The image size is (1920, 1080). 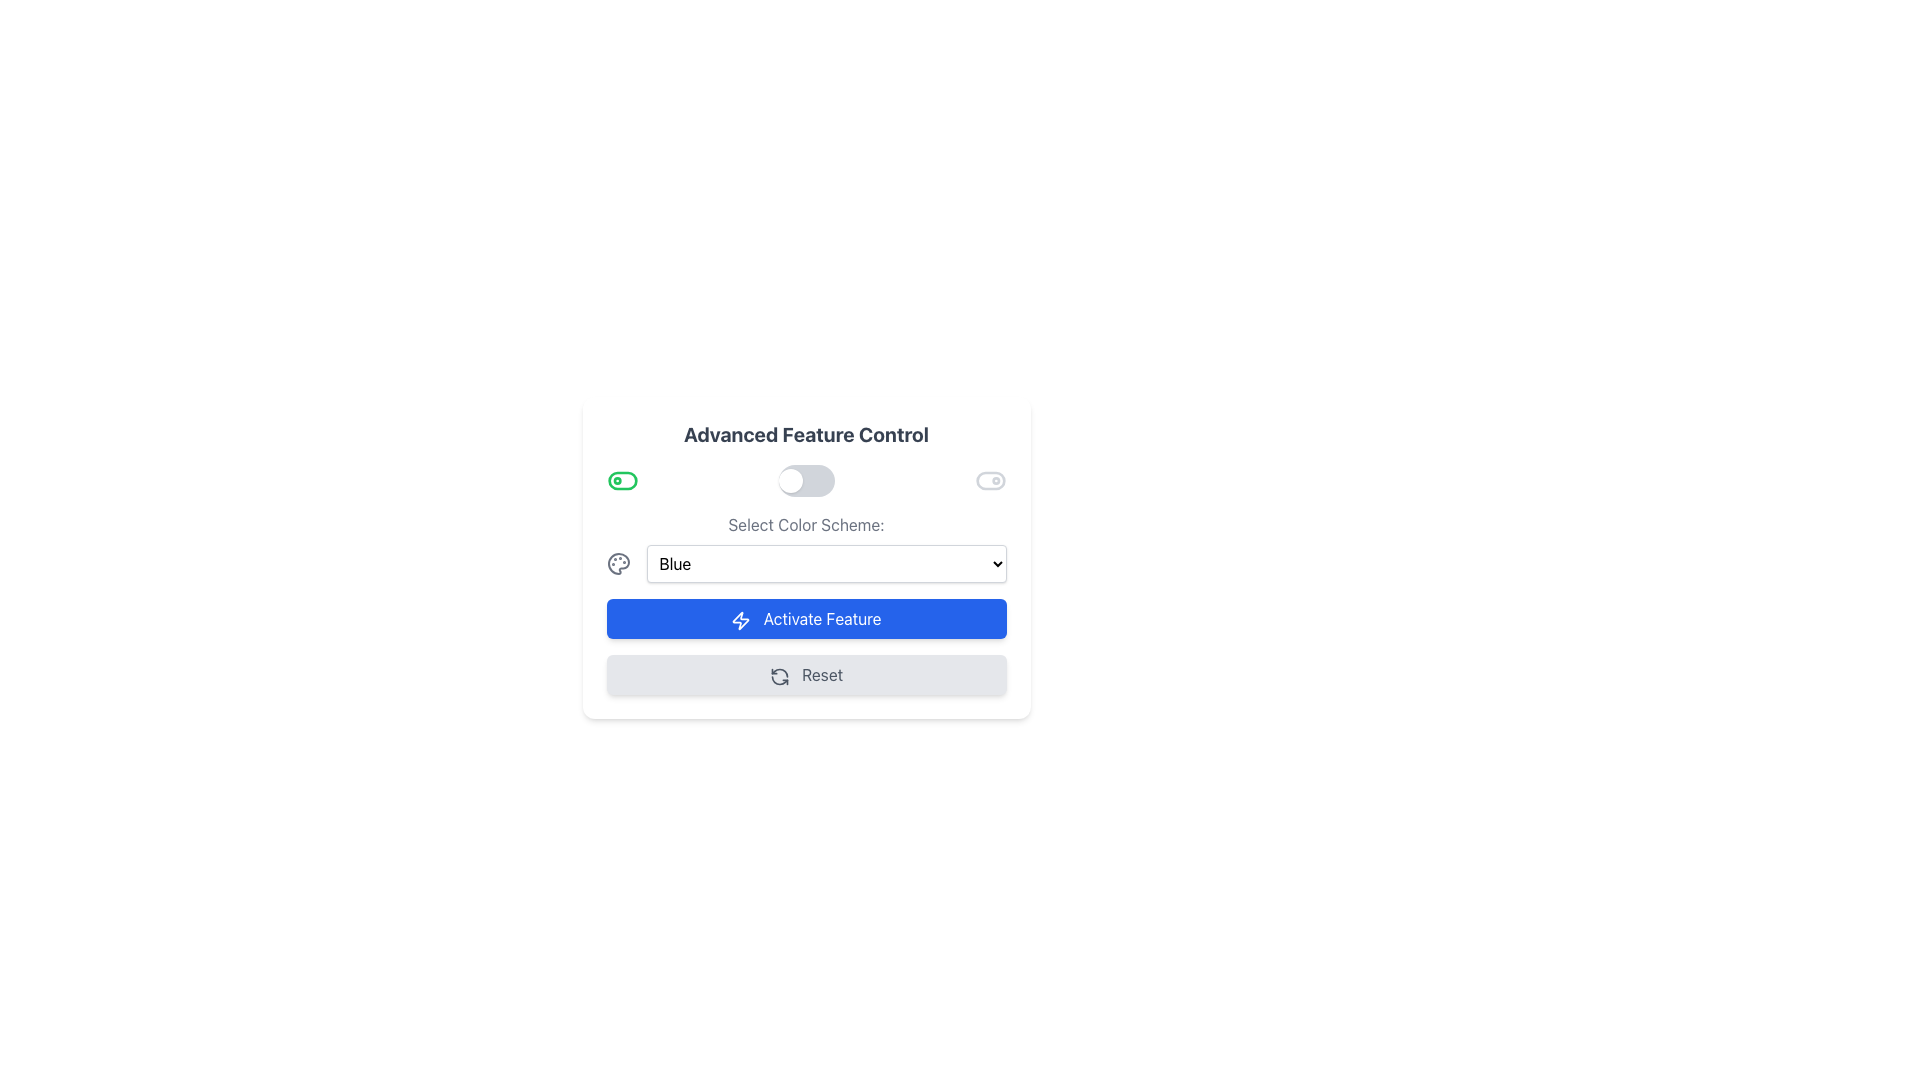 What do you see at coordinates (740, 619) in the screenshot?
I see `the lightning bolt icon, which is located` at bounding box center [740, 619].